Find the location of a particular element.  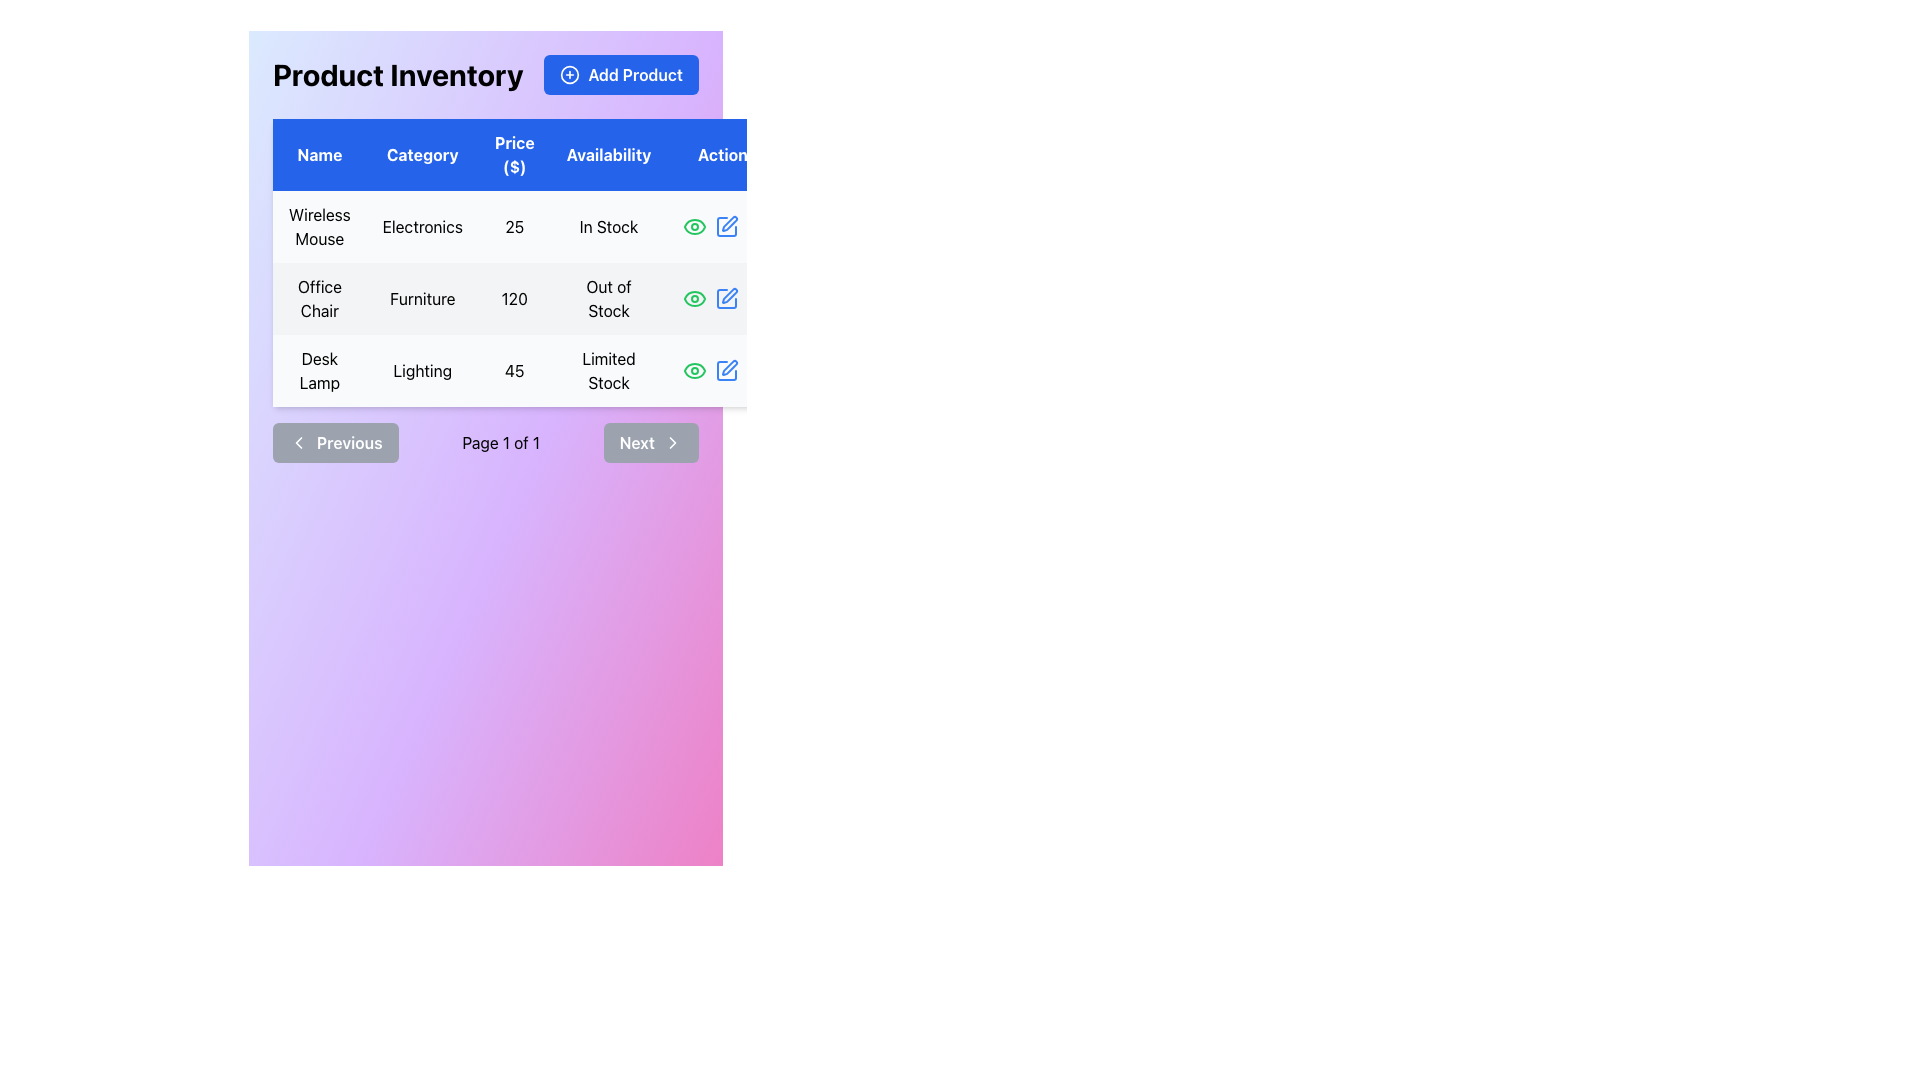

the table row representing the office chair in the product catalog, which contains details such as product name, category, price, availability, and action icons is located at coordinates (530, 299).